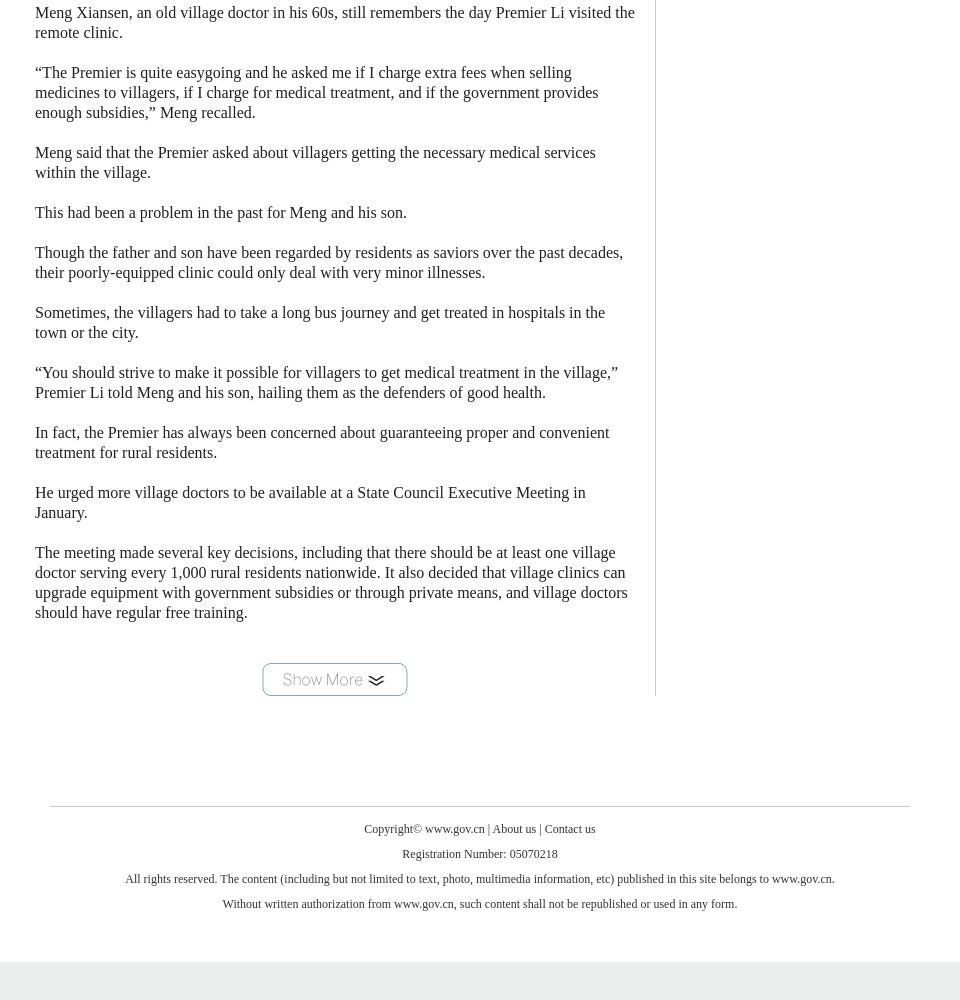  I want to click on 'All rights reserved. The content (including but not limited to
			text, photo, multimedia information, etc) published in this site
			belongs to www.gov.cn.', so click(479, 879).